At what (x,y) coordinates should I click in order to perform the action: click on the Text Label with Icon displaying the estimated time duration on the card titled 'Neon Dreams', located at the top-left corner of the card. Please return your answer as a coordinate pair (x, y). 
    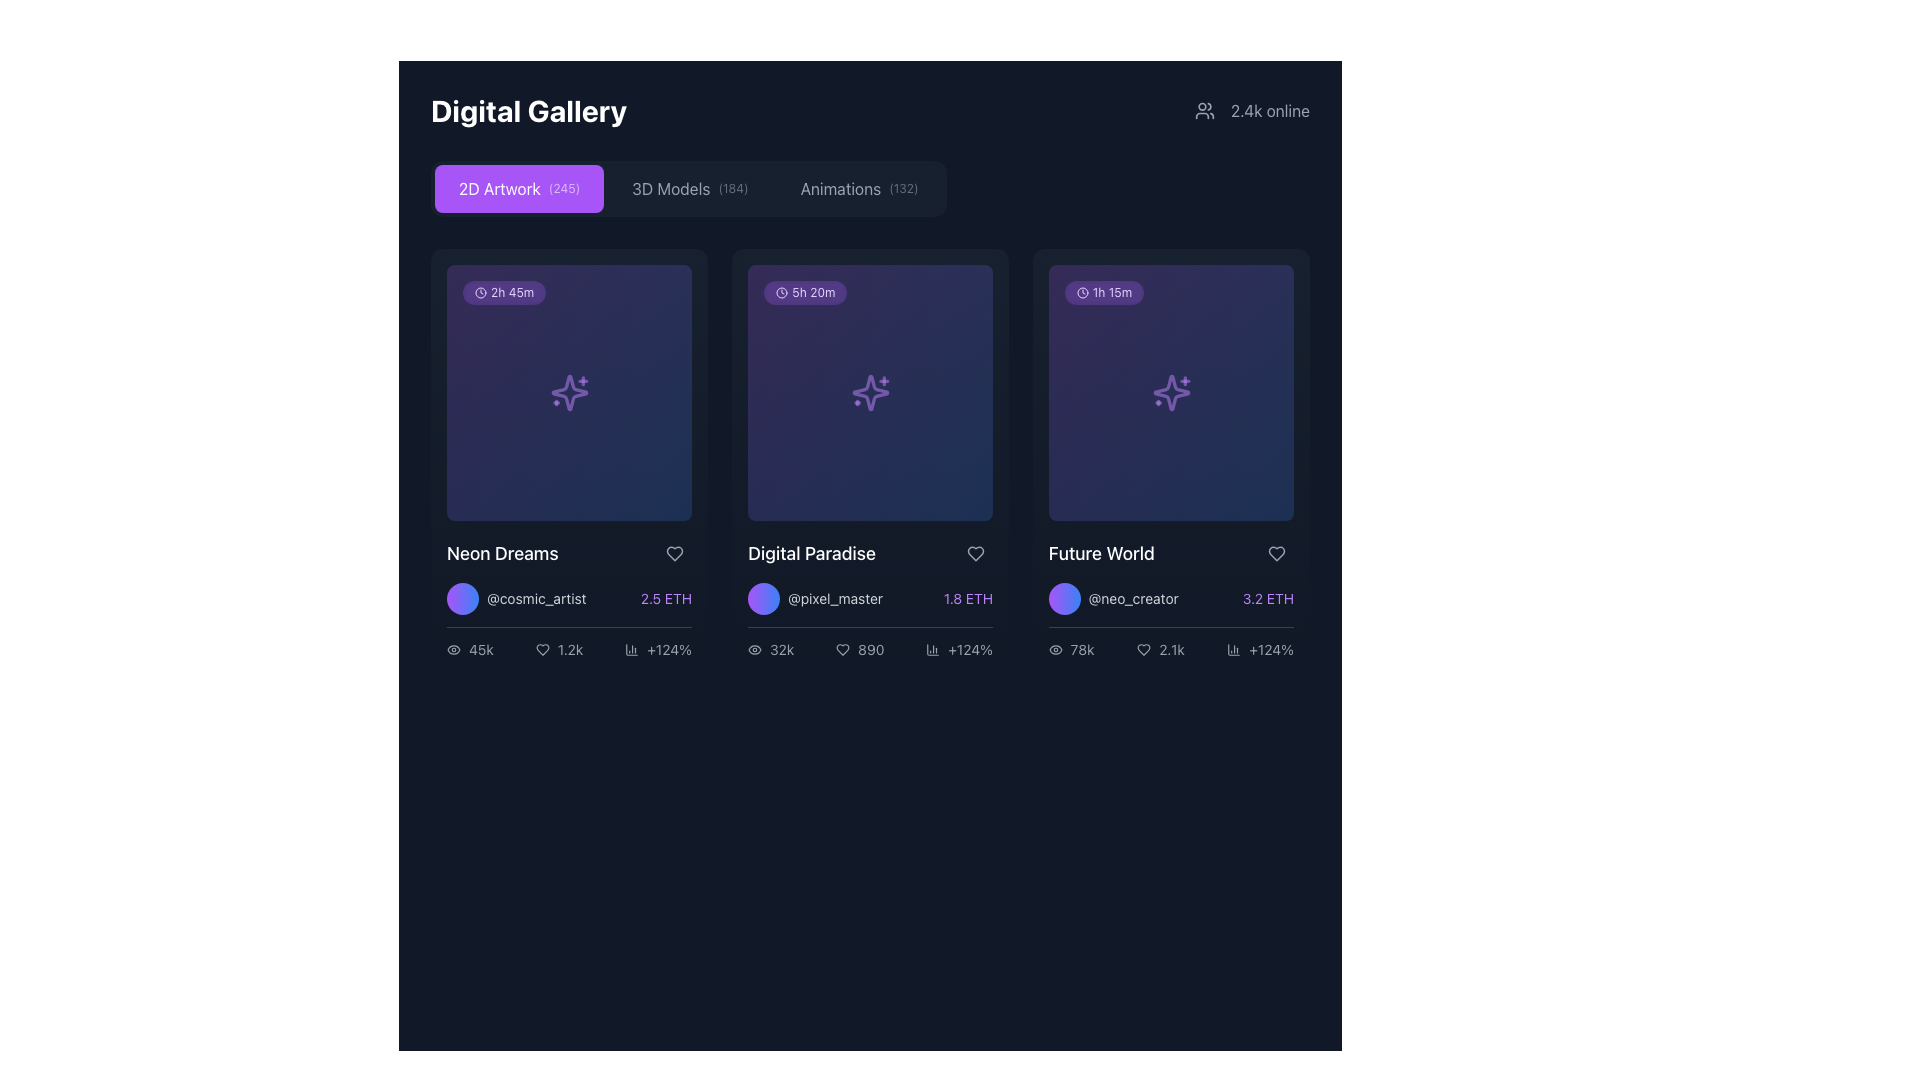
    Looking at the image, I should click on (504, 293).